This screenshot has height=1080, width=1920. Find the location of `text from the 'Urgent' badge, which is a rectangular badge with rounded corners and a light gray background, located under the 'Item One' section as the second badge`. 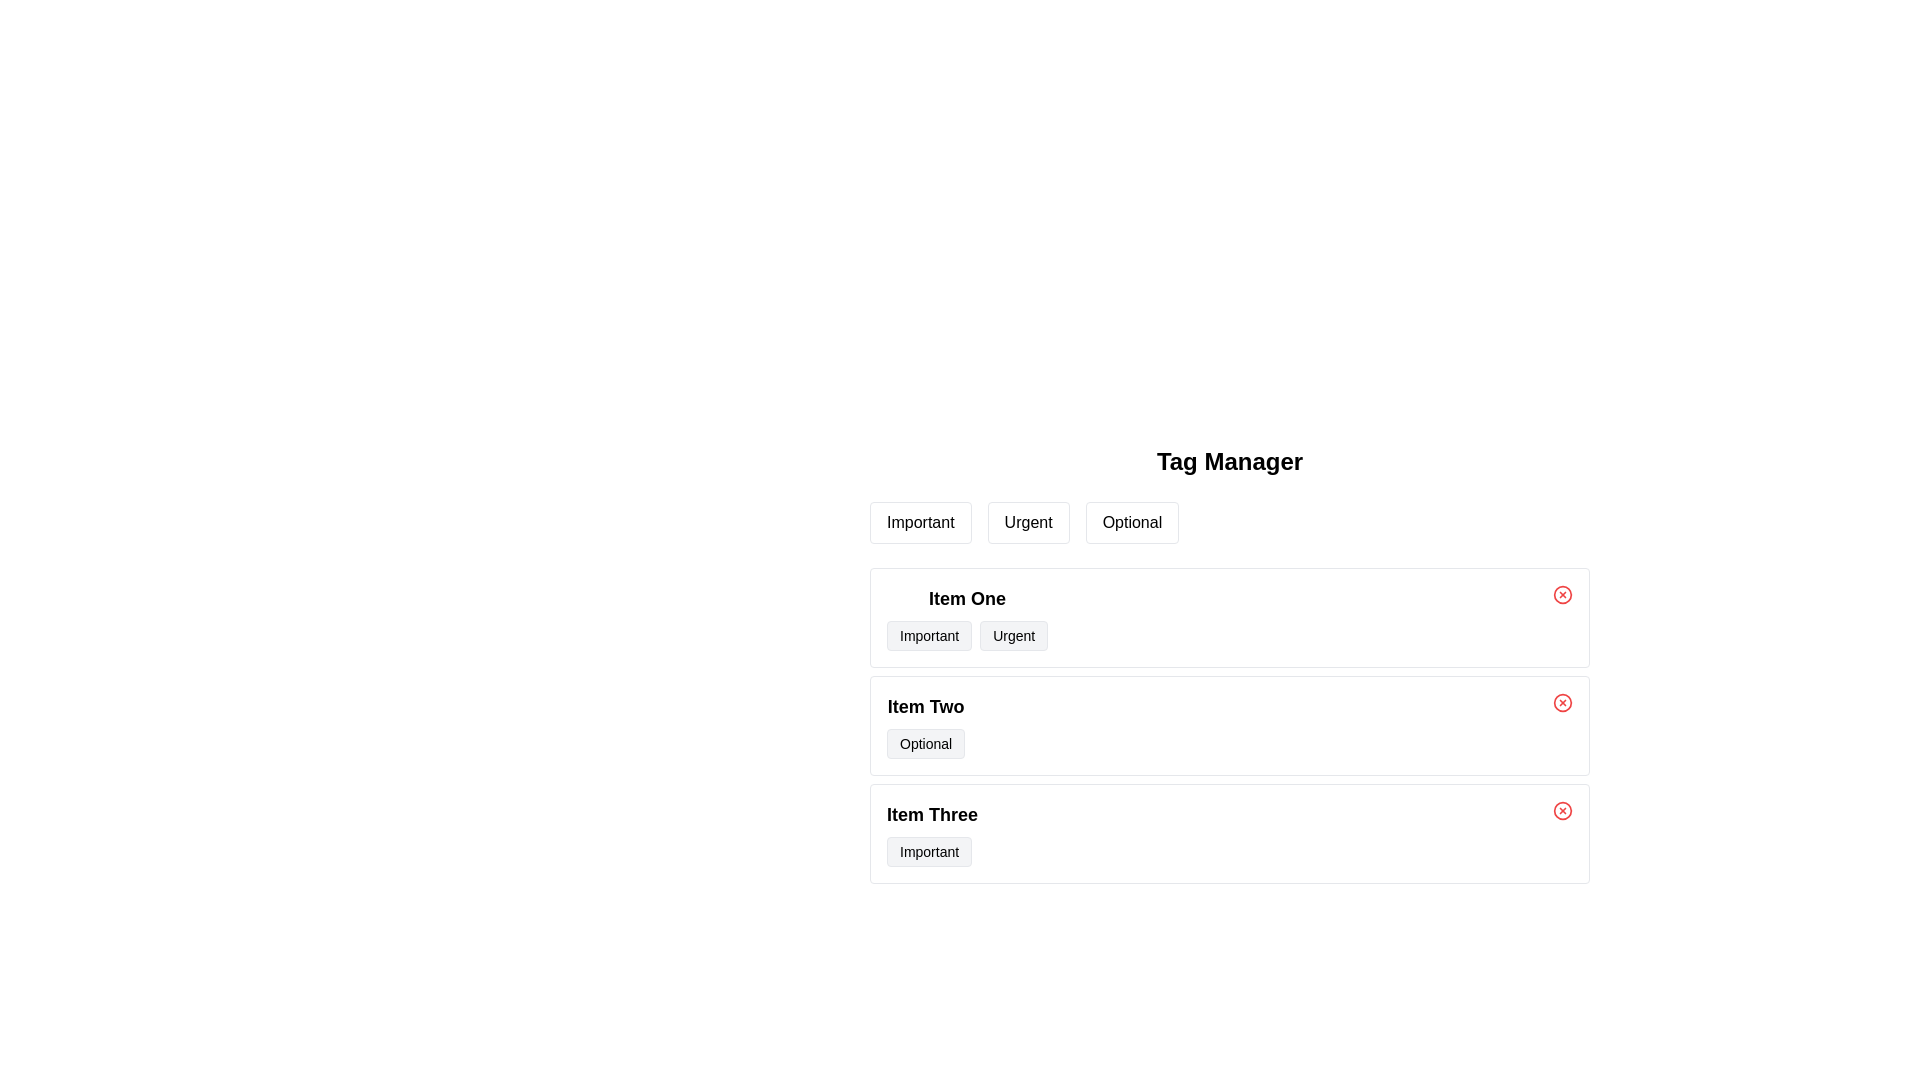

text from the 'Urgent' badge, which is a rectangular badge with rounded corners and a light gray background, located under the 'Item One' section as the second badge is located at coordinates (1014, 636).